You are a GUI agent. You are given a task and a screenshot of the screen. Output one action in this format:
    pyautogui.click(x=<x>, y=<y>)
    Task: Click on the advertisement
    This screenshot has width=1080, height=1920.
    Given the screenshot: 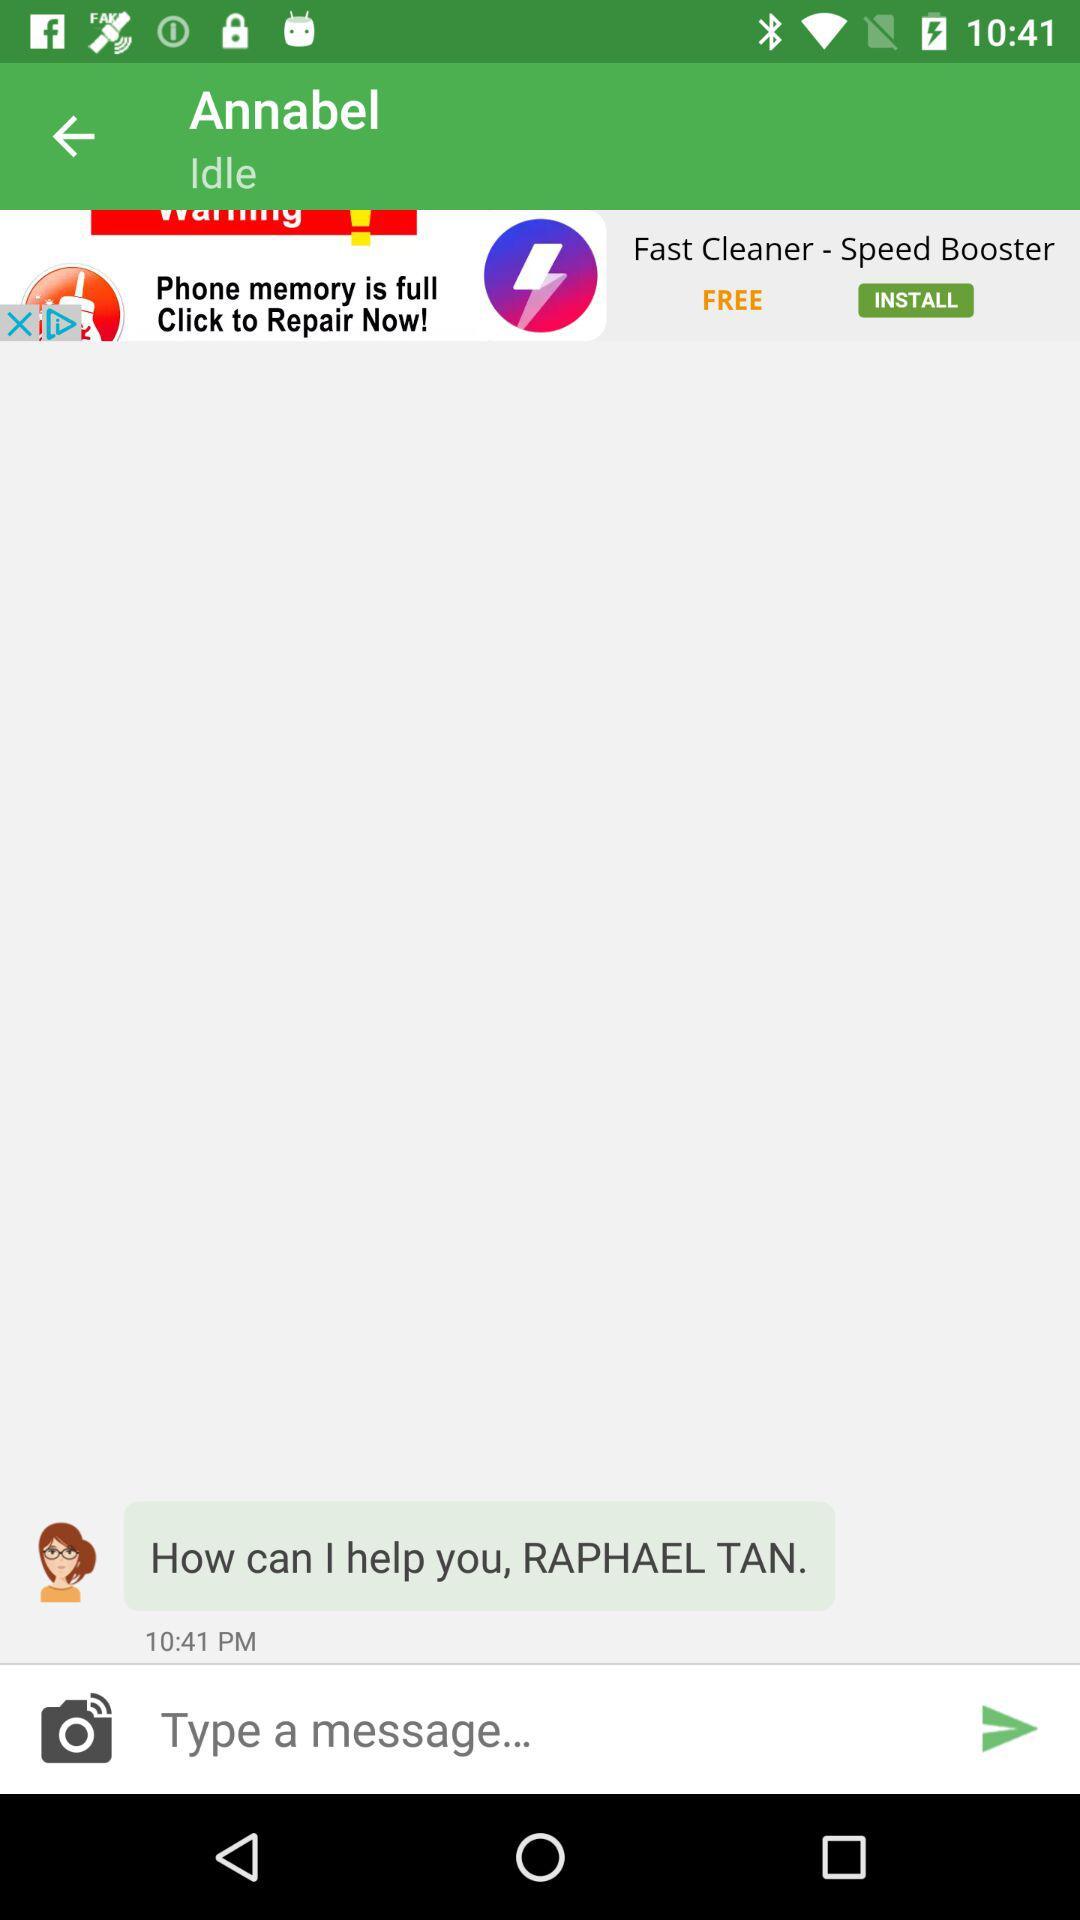 What is the action you would take?
    pyautogui.click(x=540, y=274)
    